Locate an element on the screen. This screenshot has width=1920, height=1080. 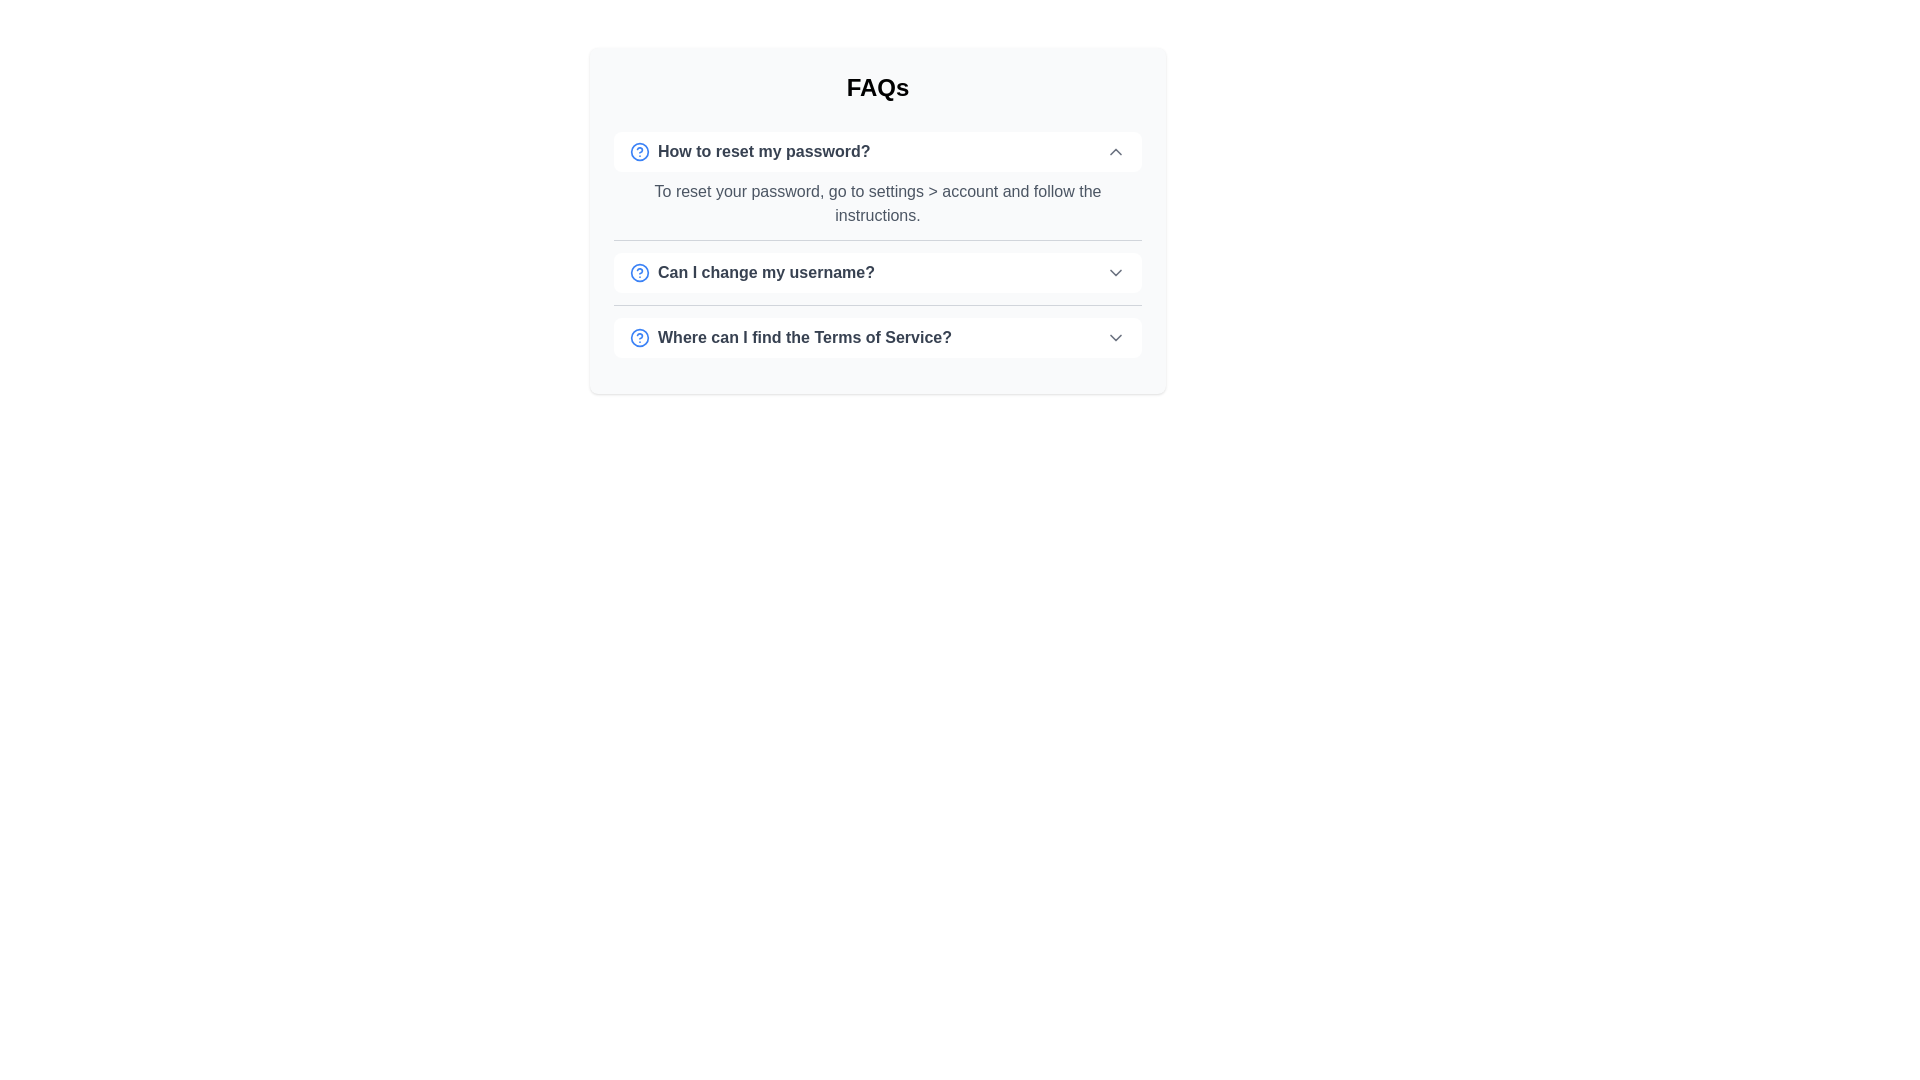
the help icon located to the left of the text 'Where can I find the Terms of Service?' in the third FAQ item is located at coordinates (638, 337).